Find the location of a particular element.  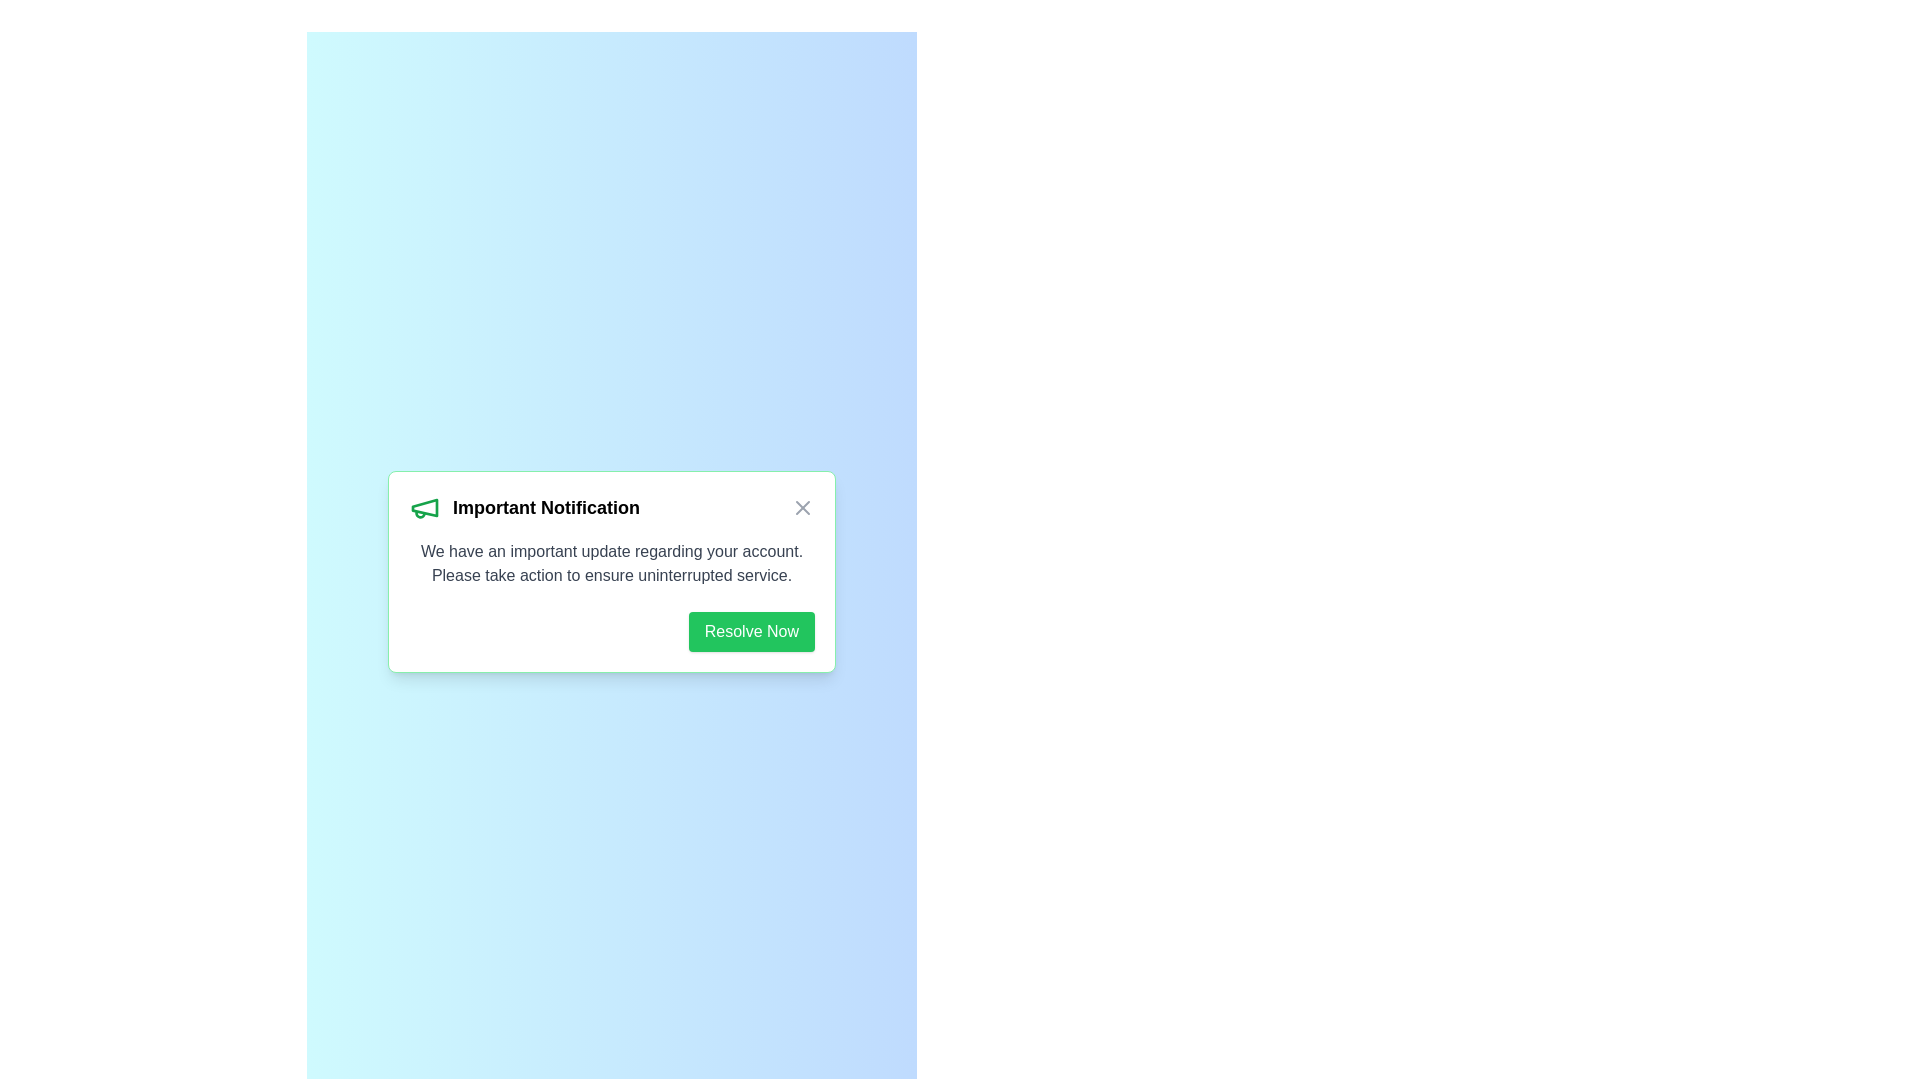

the close button of the alert to dismiss it is located at coordinates (802, 507).